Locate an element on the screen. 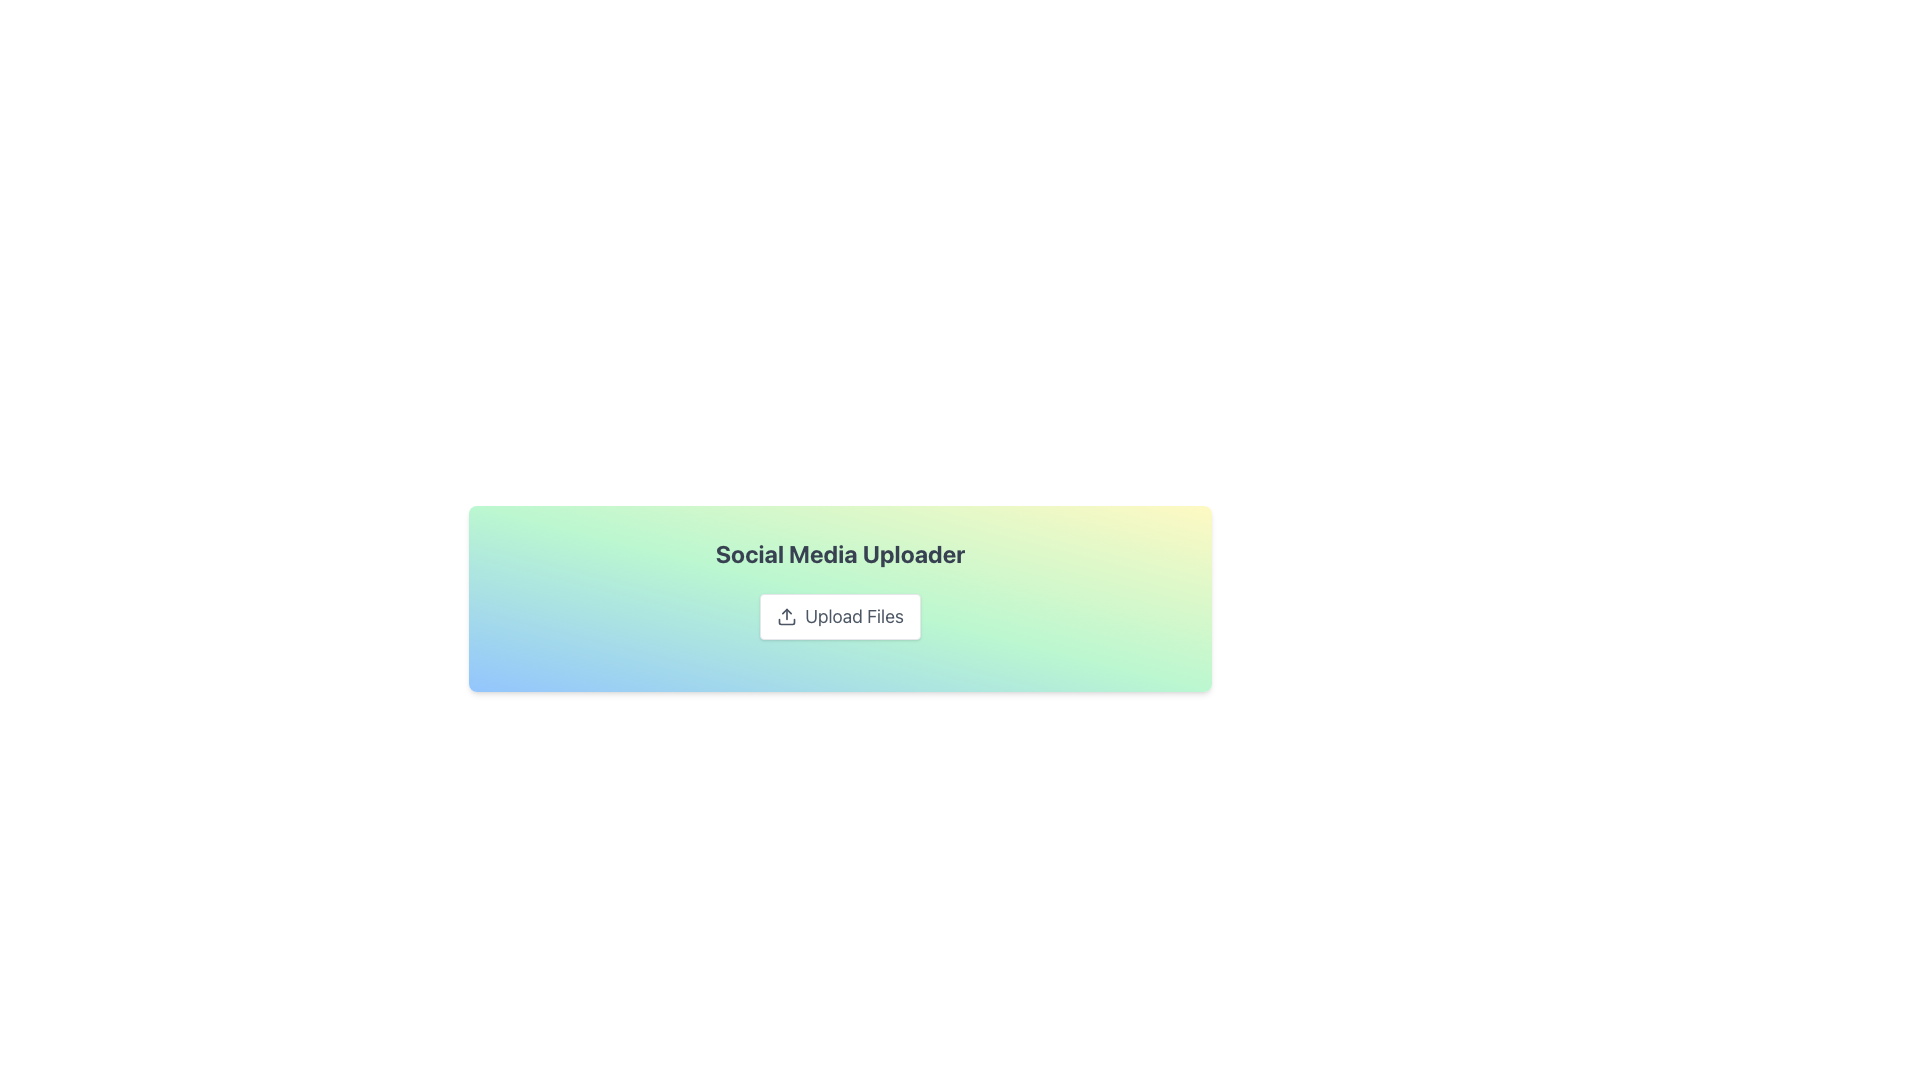 The height and width of the screenshot is (1080, 1920). the 'Upload Files' button located within the 'Social Media Uploader' card, which features a gradient background and bold header text is located at coordinates (840, 597).